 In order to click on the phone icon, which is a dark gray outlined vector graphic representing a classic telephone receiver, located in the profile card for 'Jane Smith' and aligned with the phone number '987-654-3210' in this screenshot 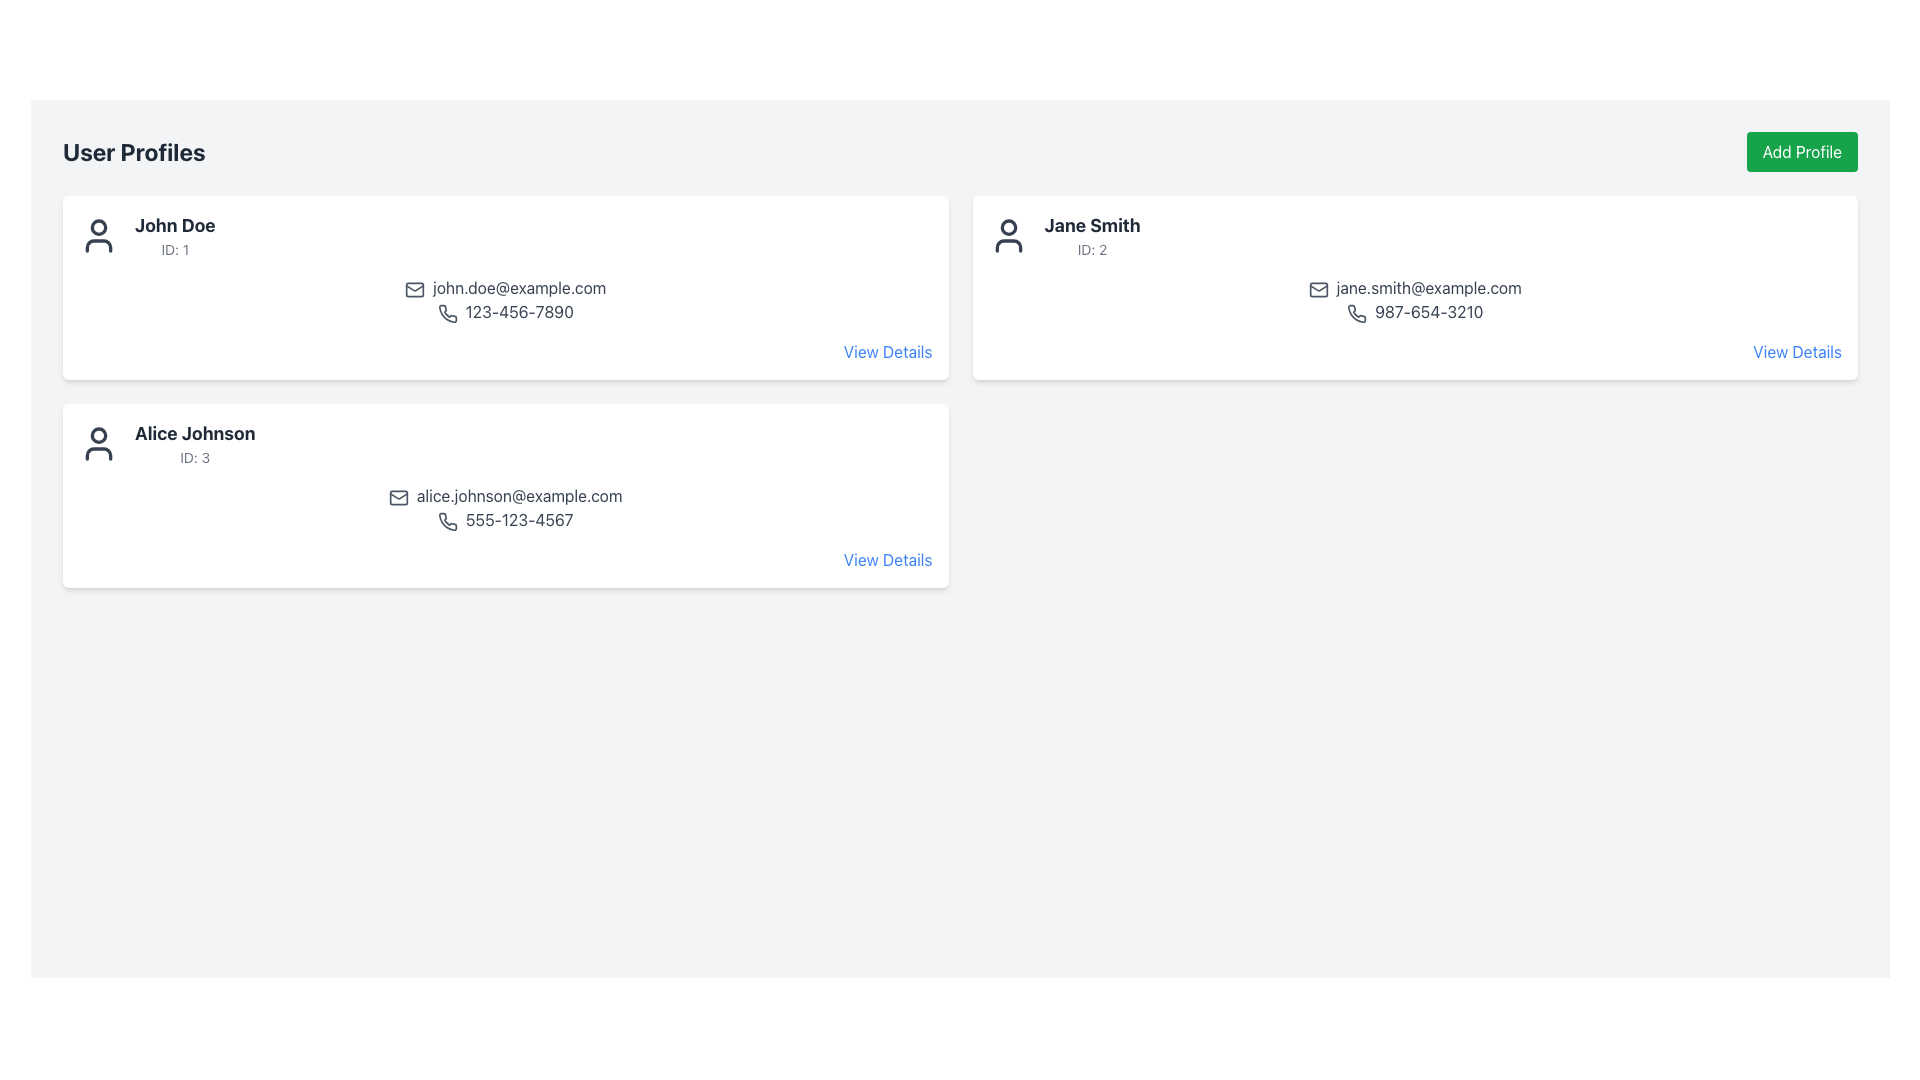, I will do `click(1357, 313)`.